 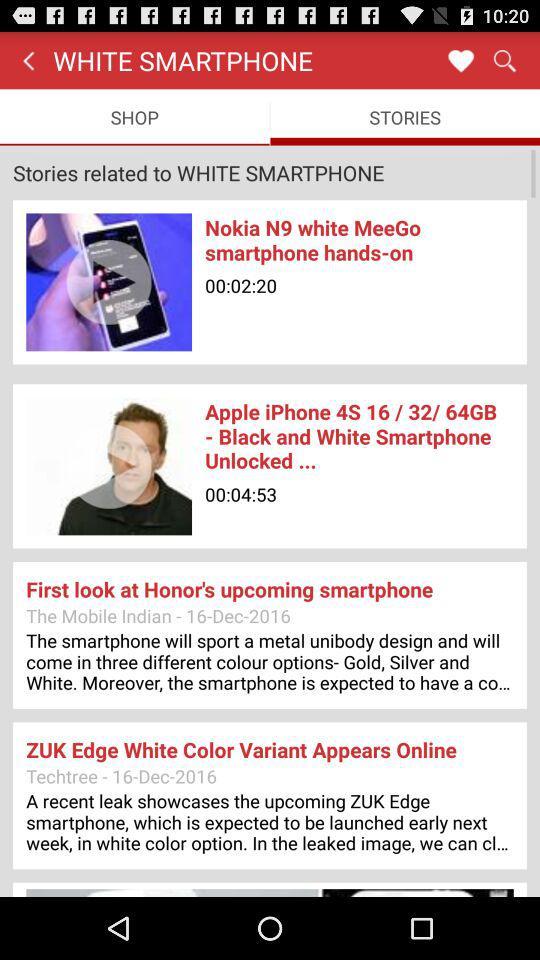 What do you see at coordinates (460, 64) in the screenshot?
I see `the favorite icon` at bounding box center [460, 64].